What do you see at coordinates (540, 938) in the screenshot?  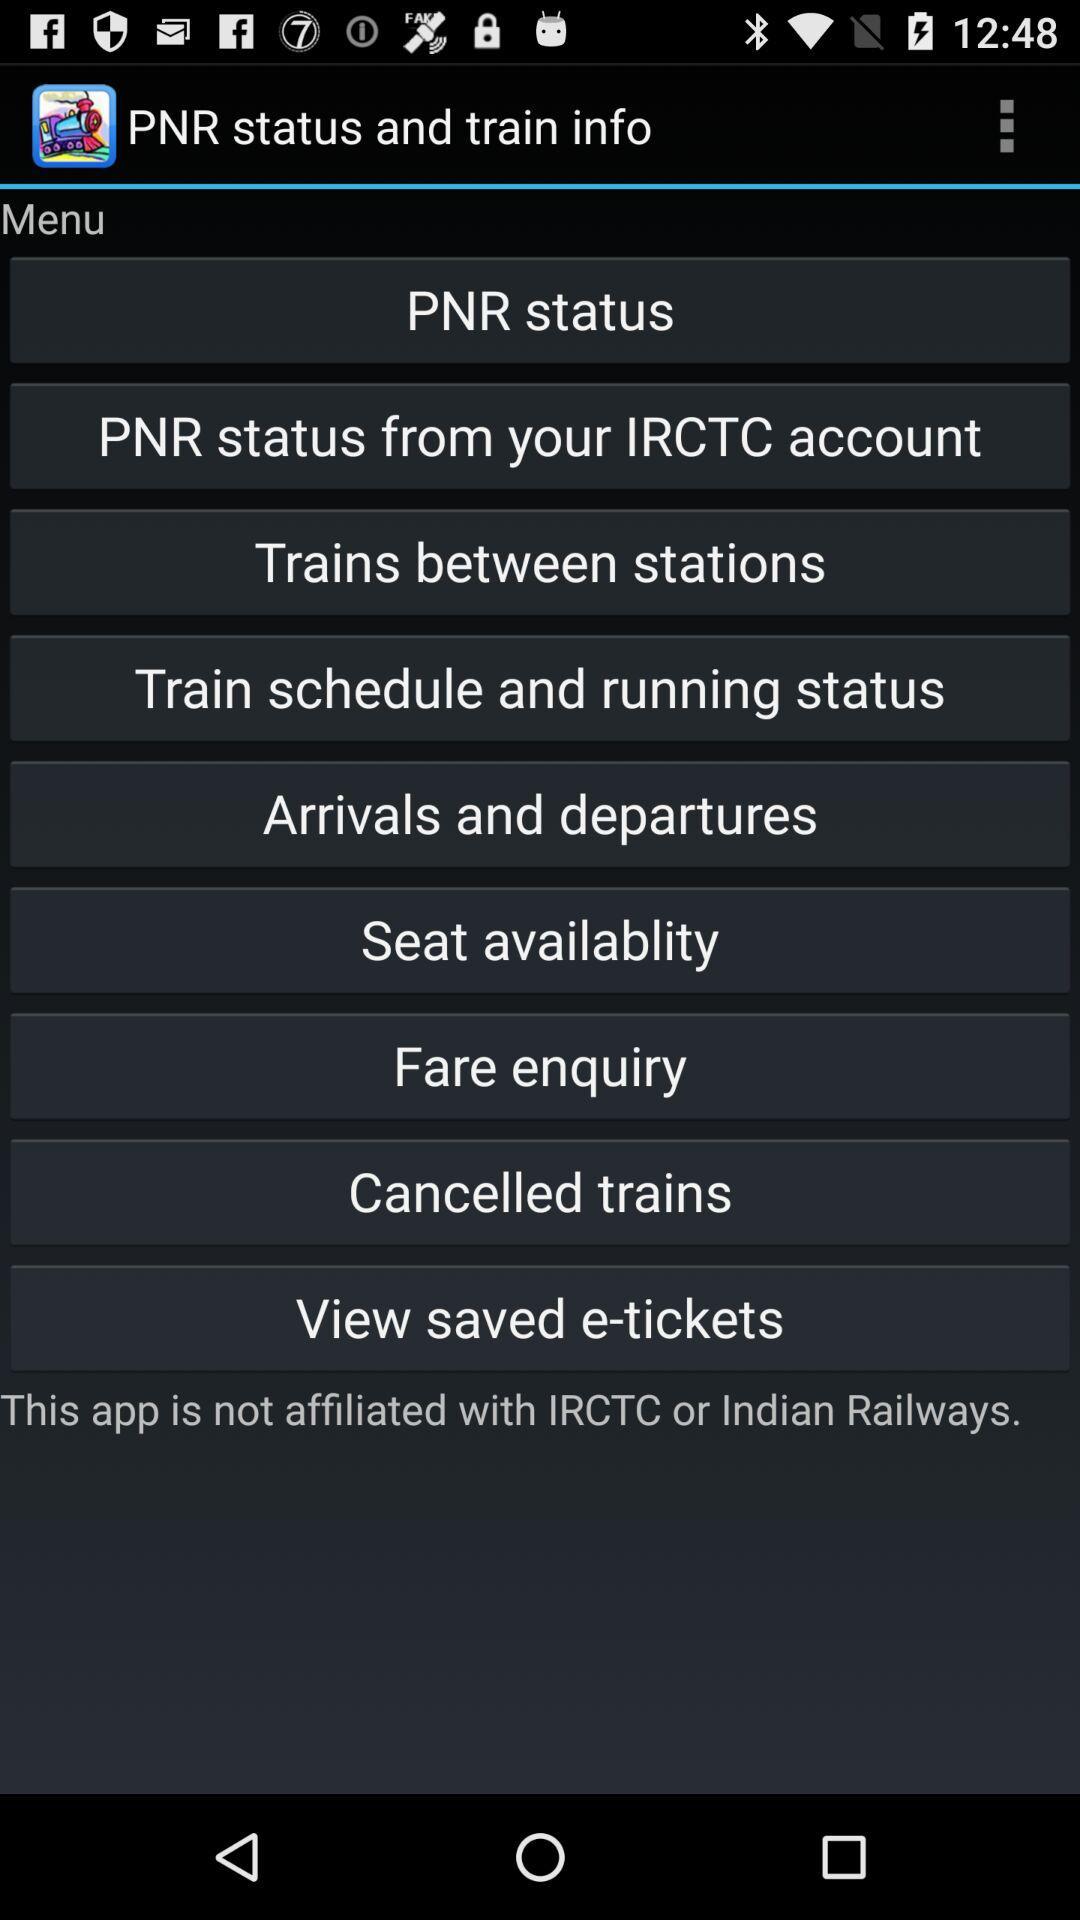 I see `item above the fare enquiry item` at bounding box center [540, 938].